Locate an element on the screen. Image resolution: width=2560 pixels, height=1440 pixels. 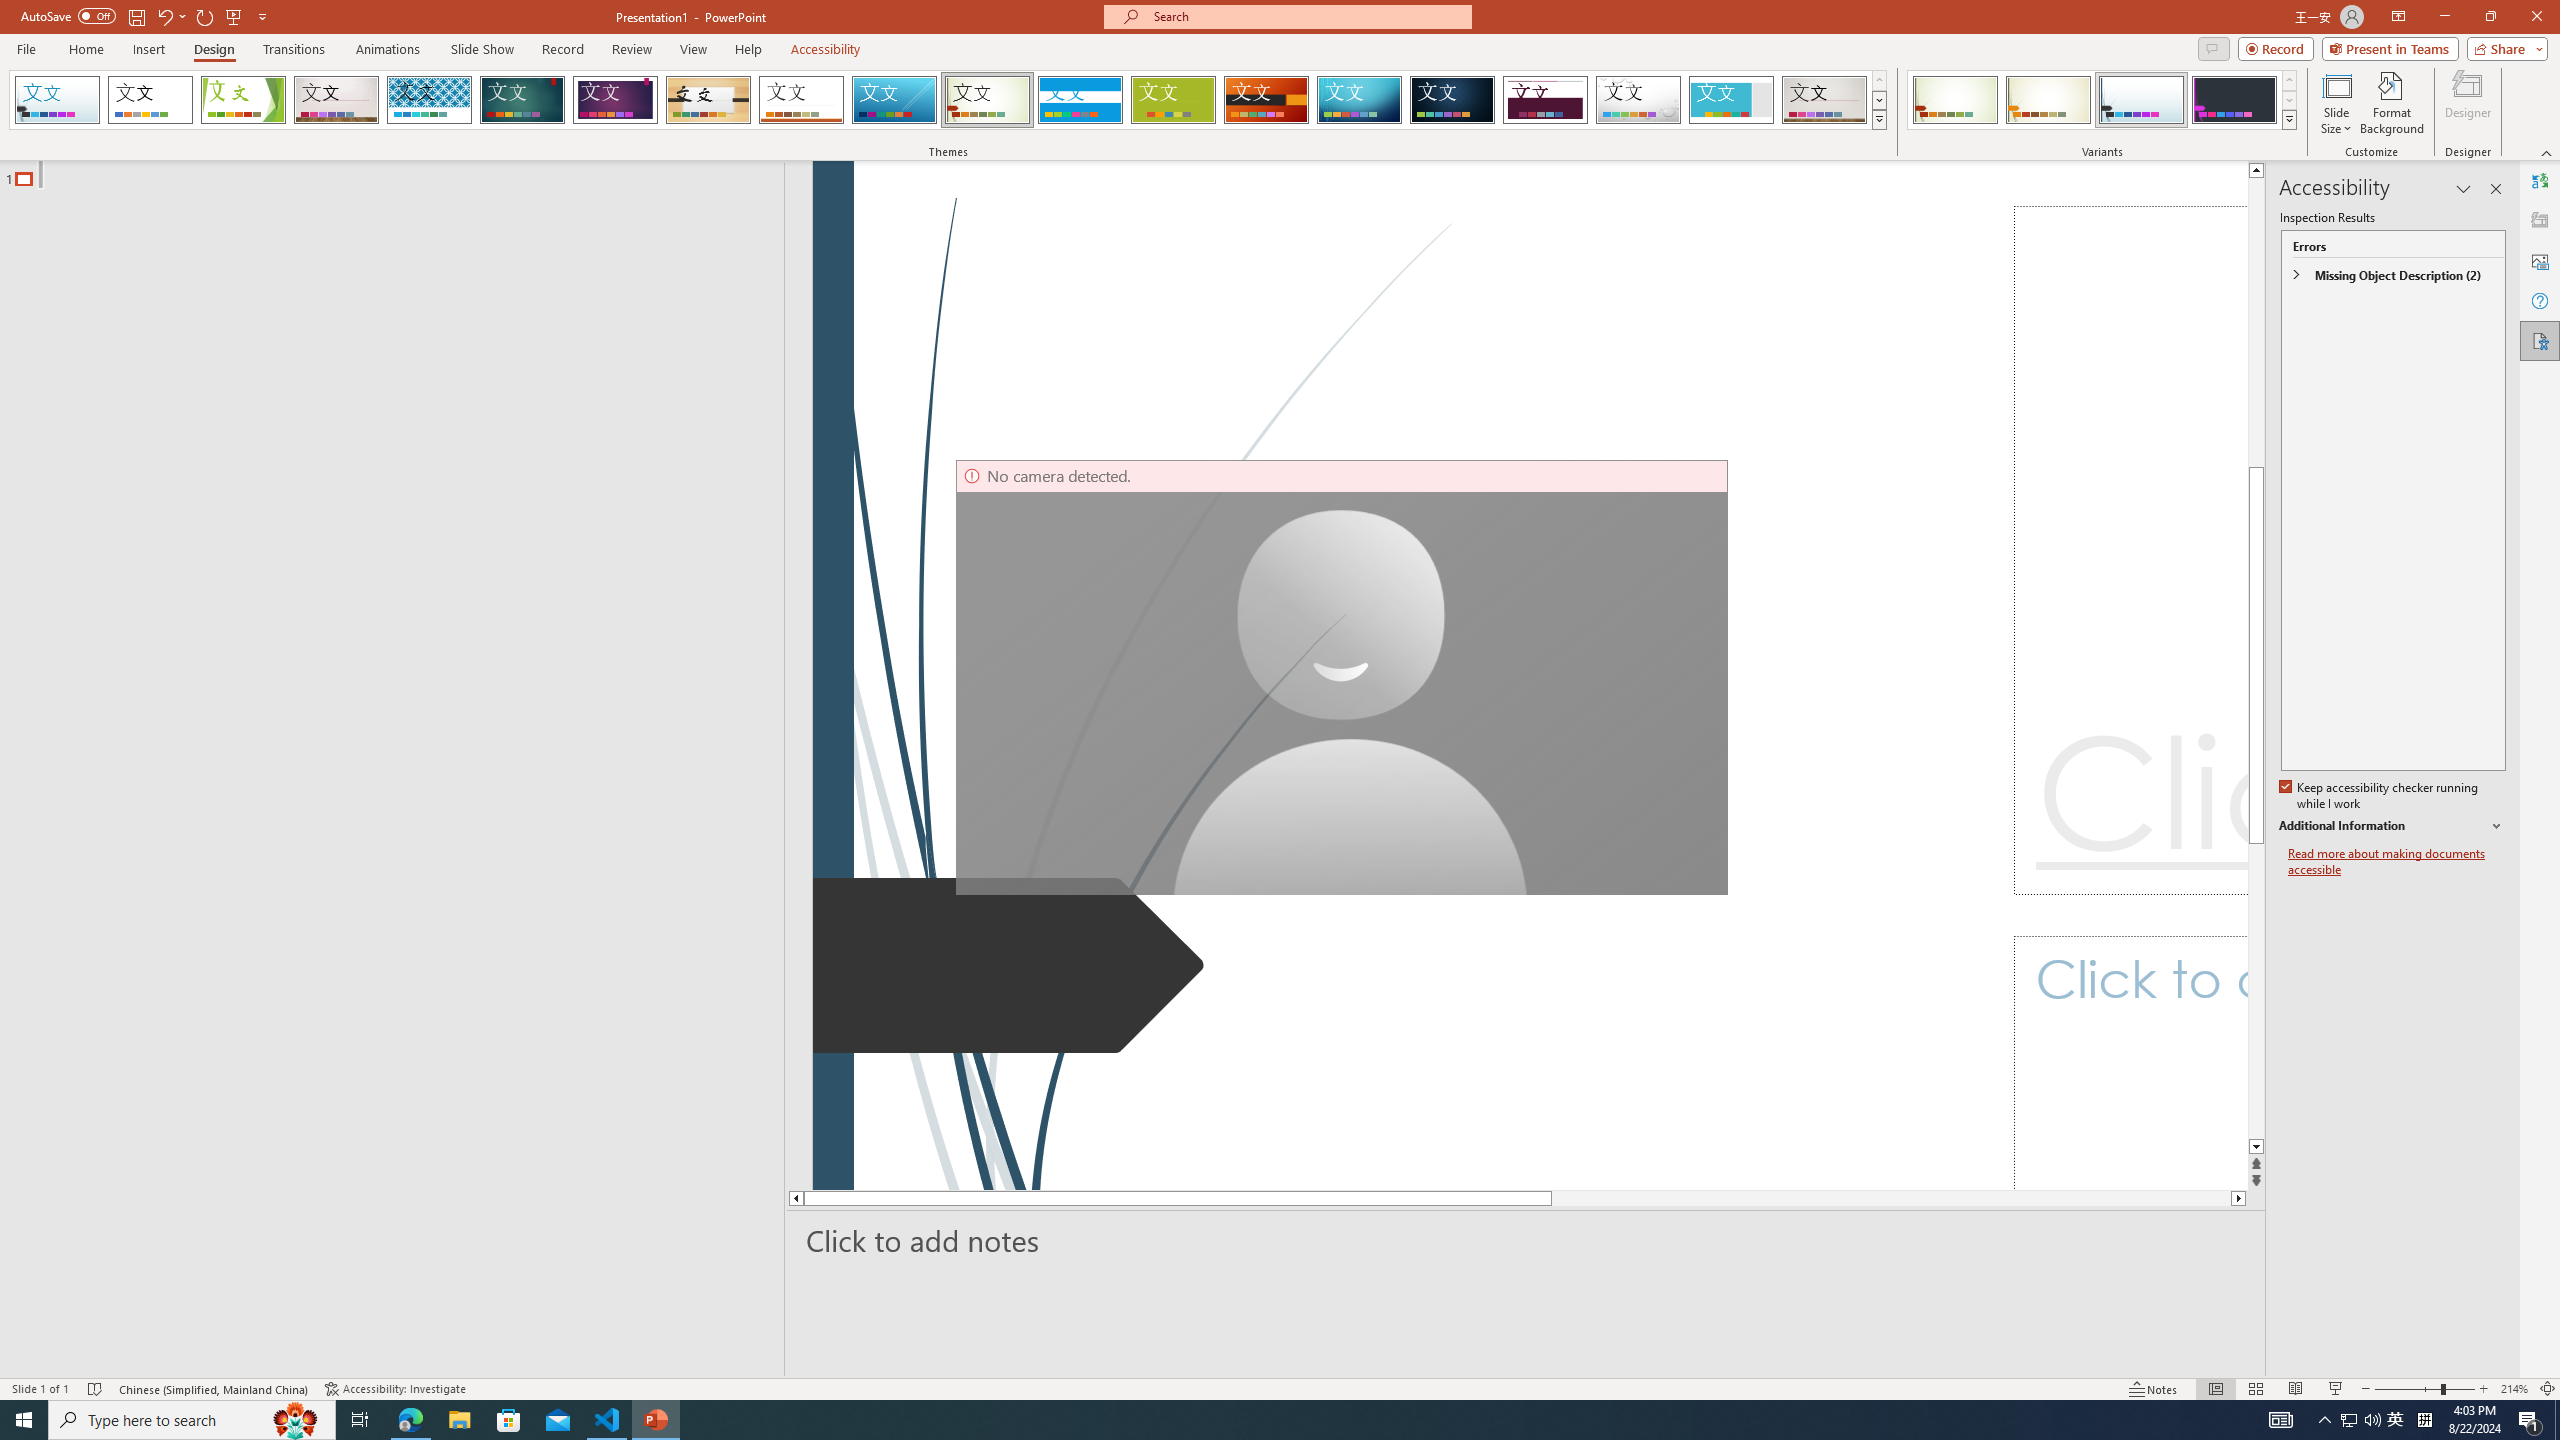
'Additional Information' is located at coordinates (2392, 826).